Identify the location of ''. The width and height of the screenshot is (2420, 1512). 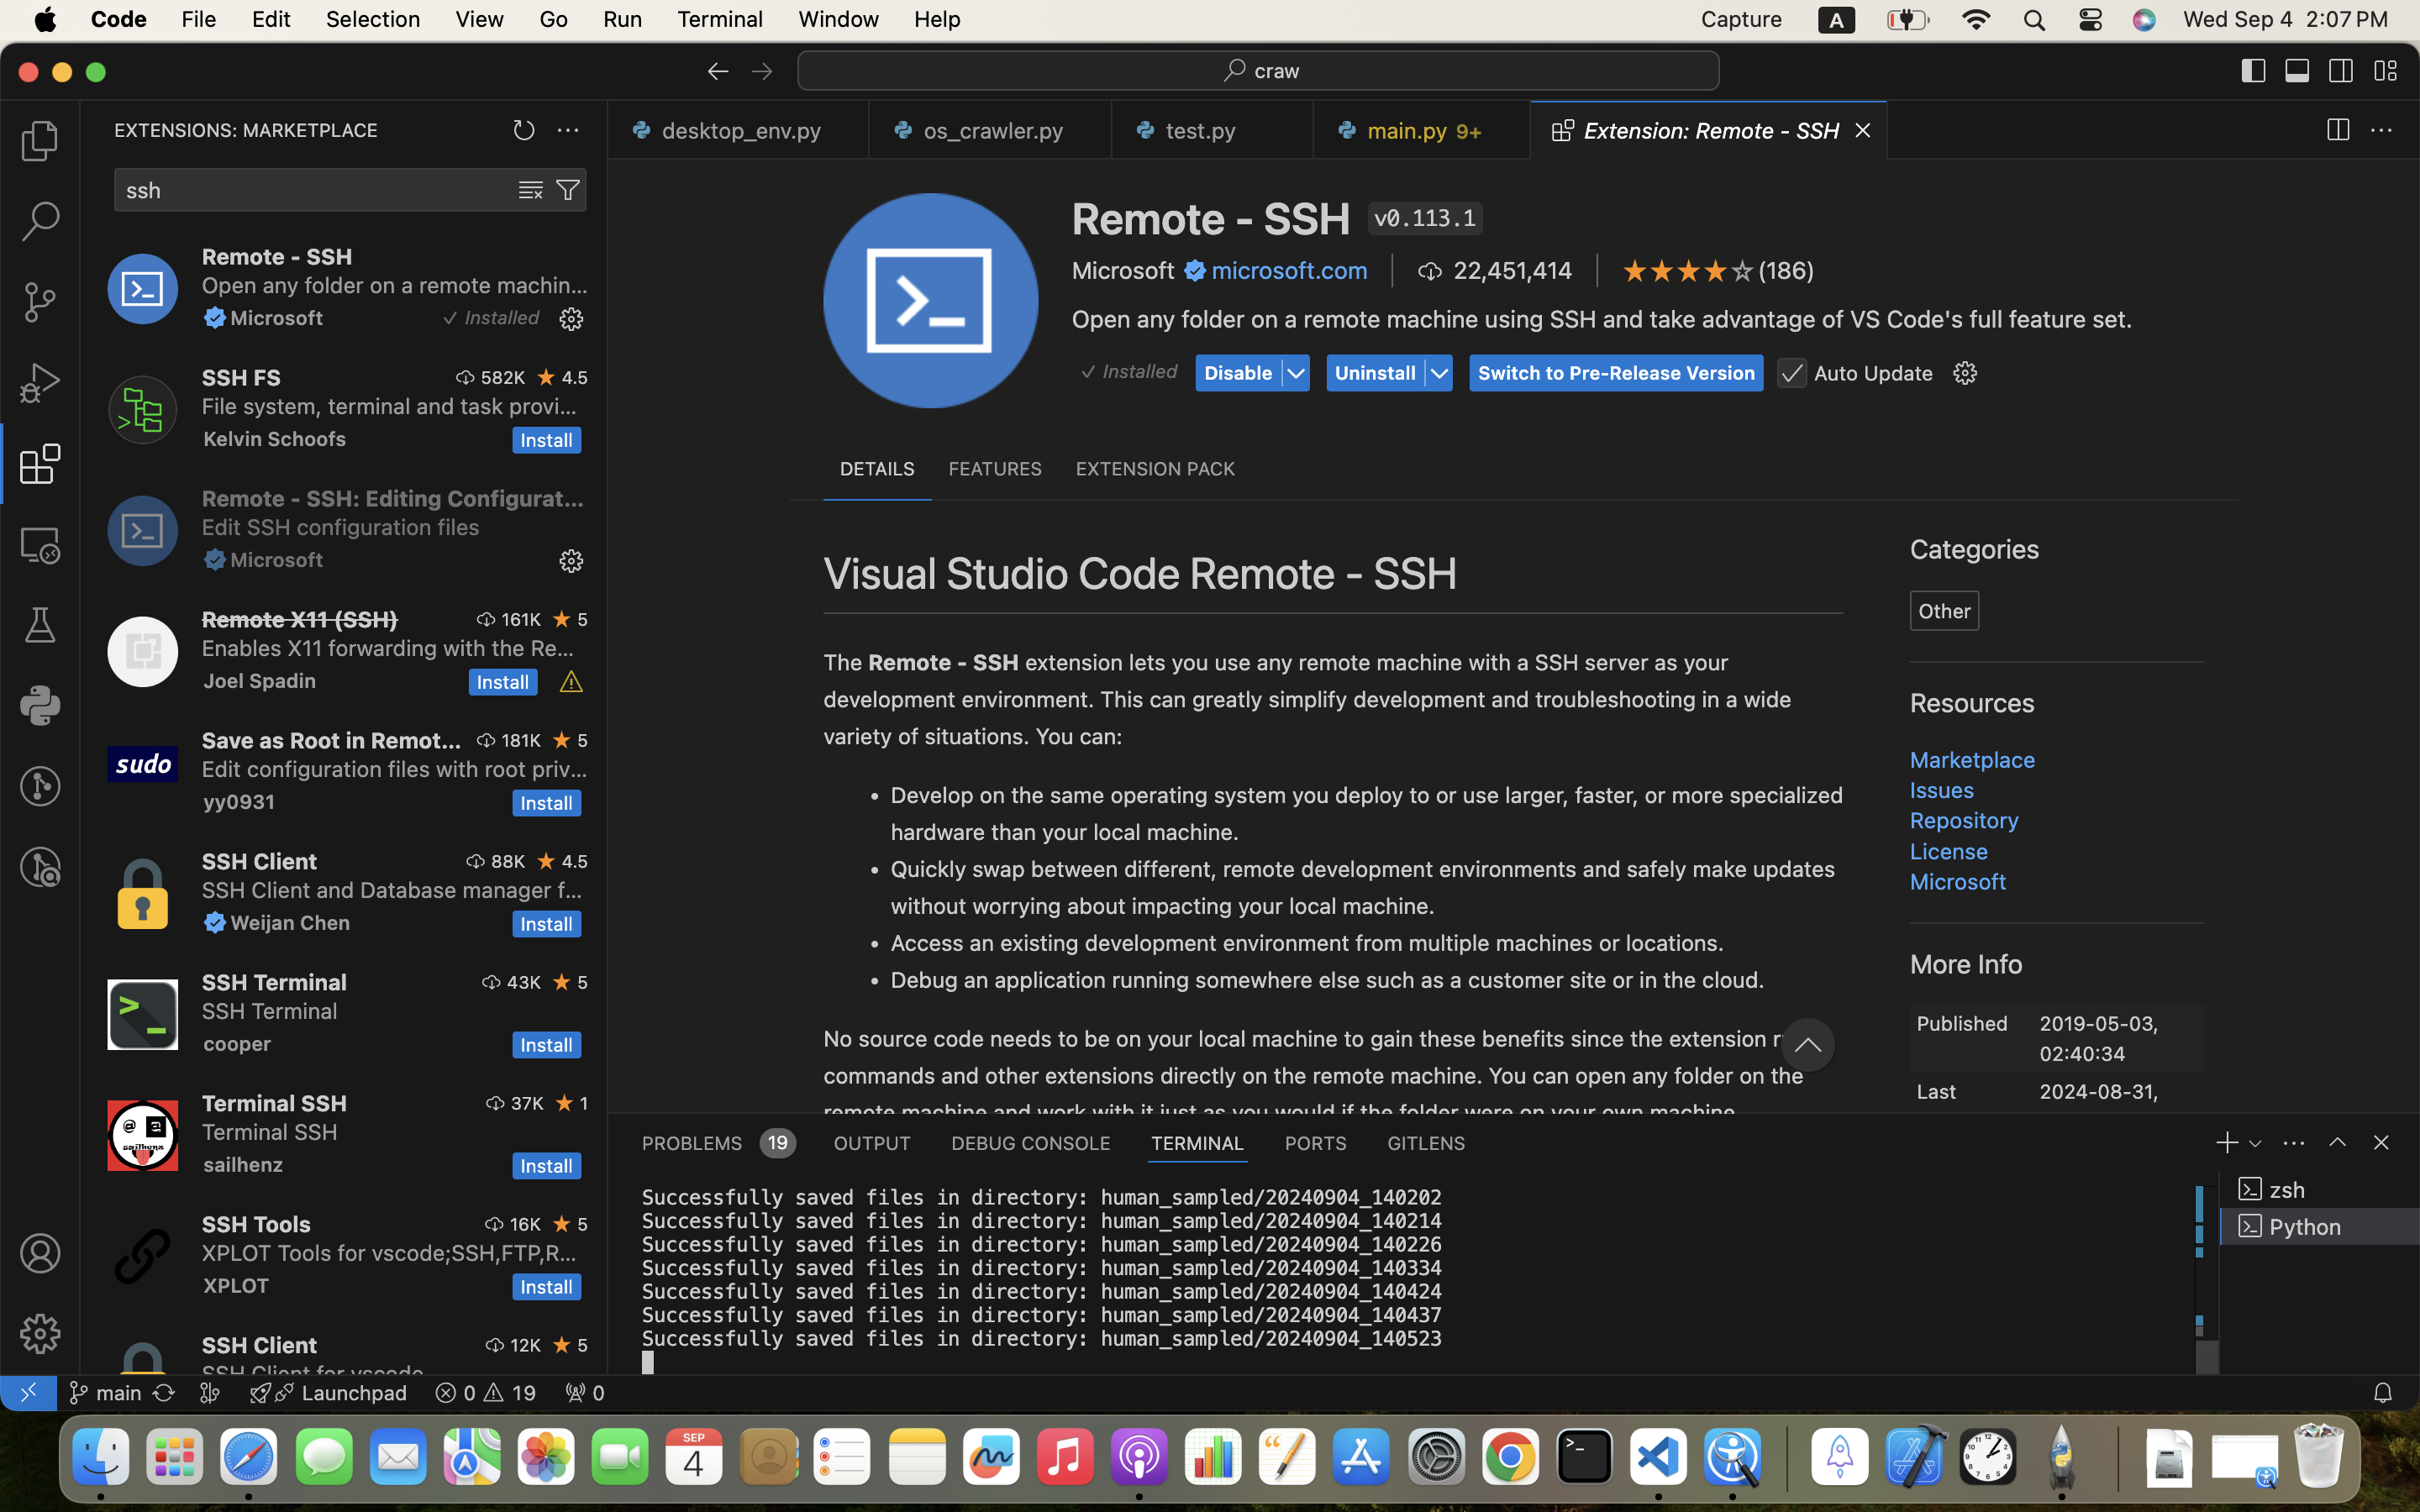
(2381, 1142).